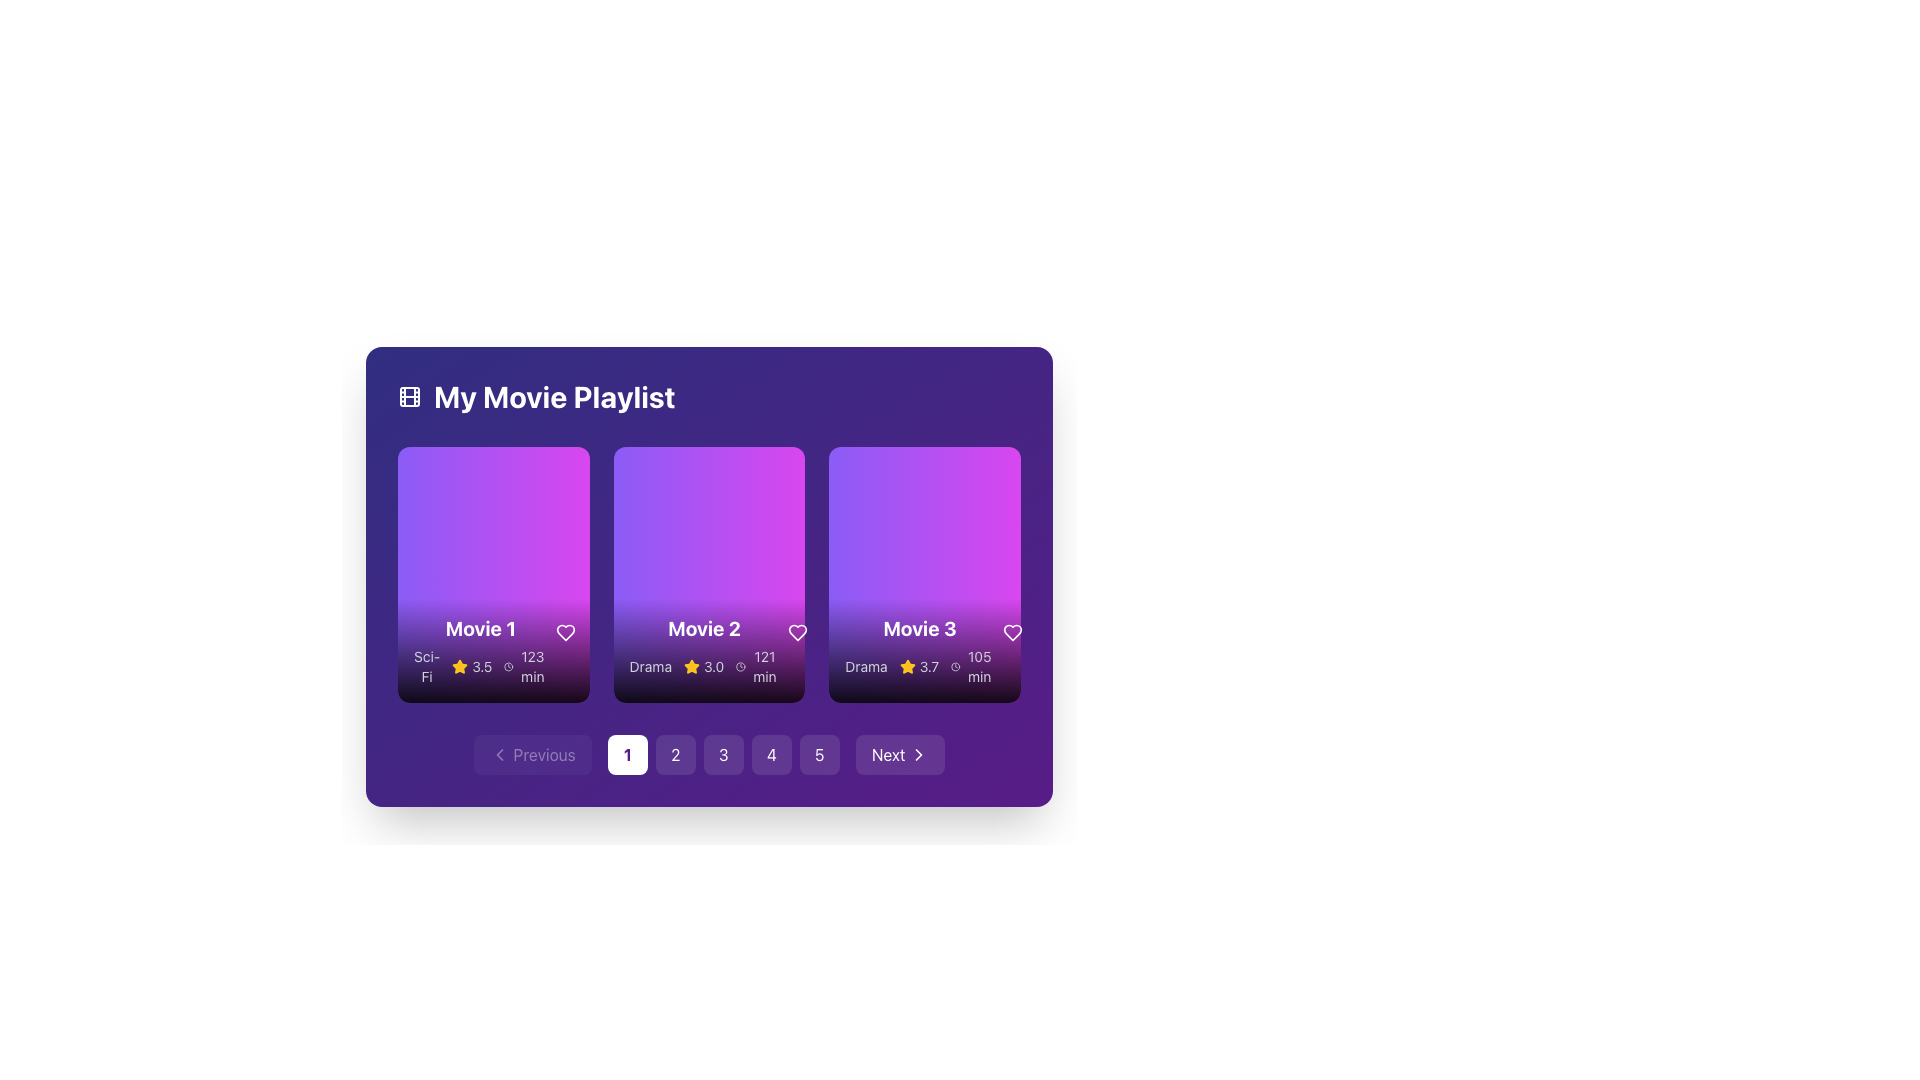  Describe the element at coordinates (480, 627) in the screenshot. I see `displayed text of the bold, large-sized title 'Movie 1' in white, which is located near the top part of the bottom section of the first movie card` at that location.